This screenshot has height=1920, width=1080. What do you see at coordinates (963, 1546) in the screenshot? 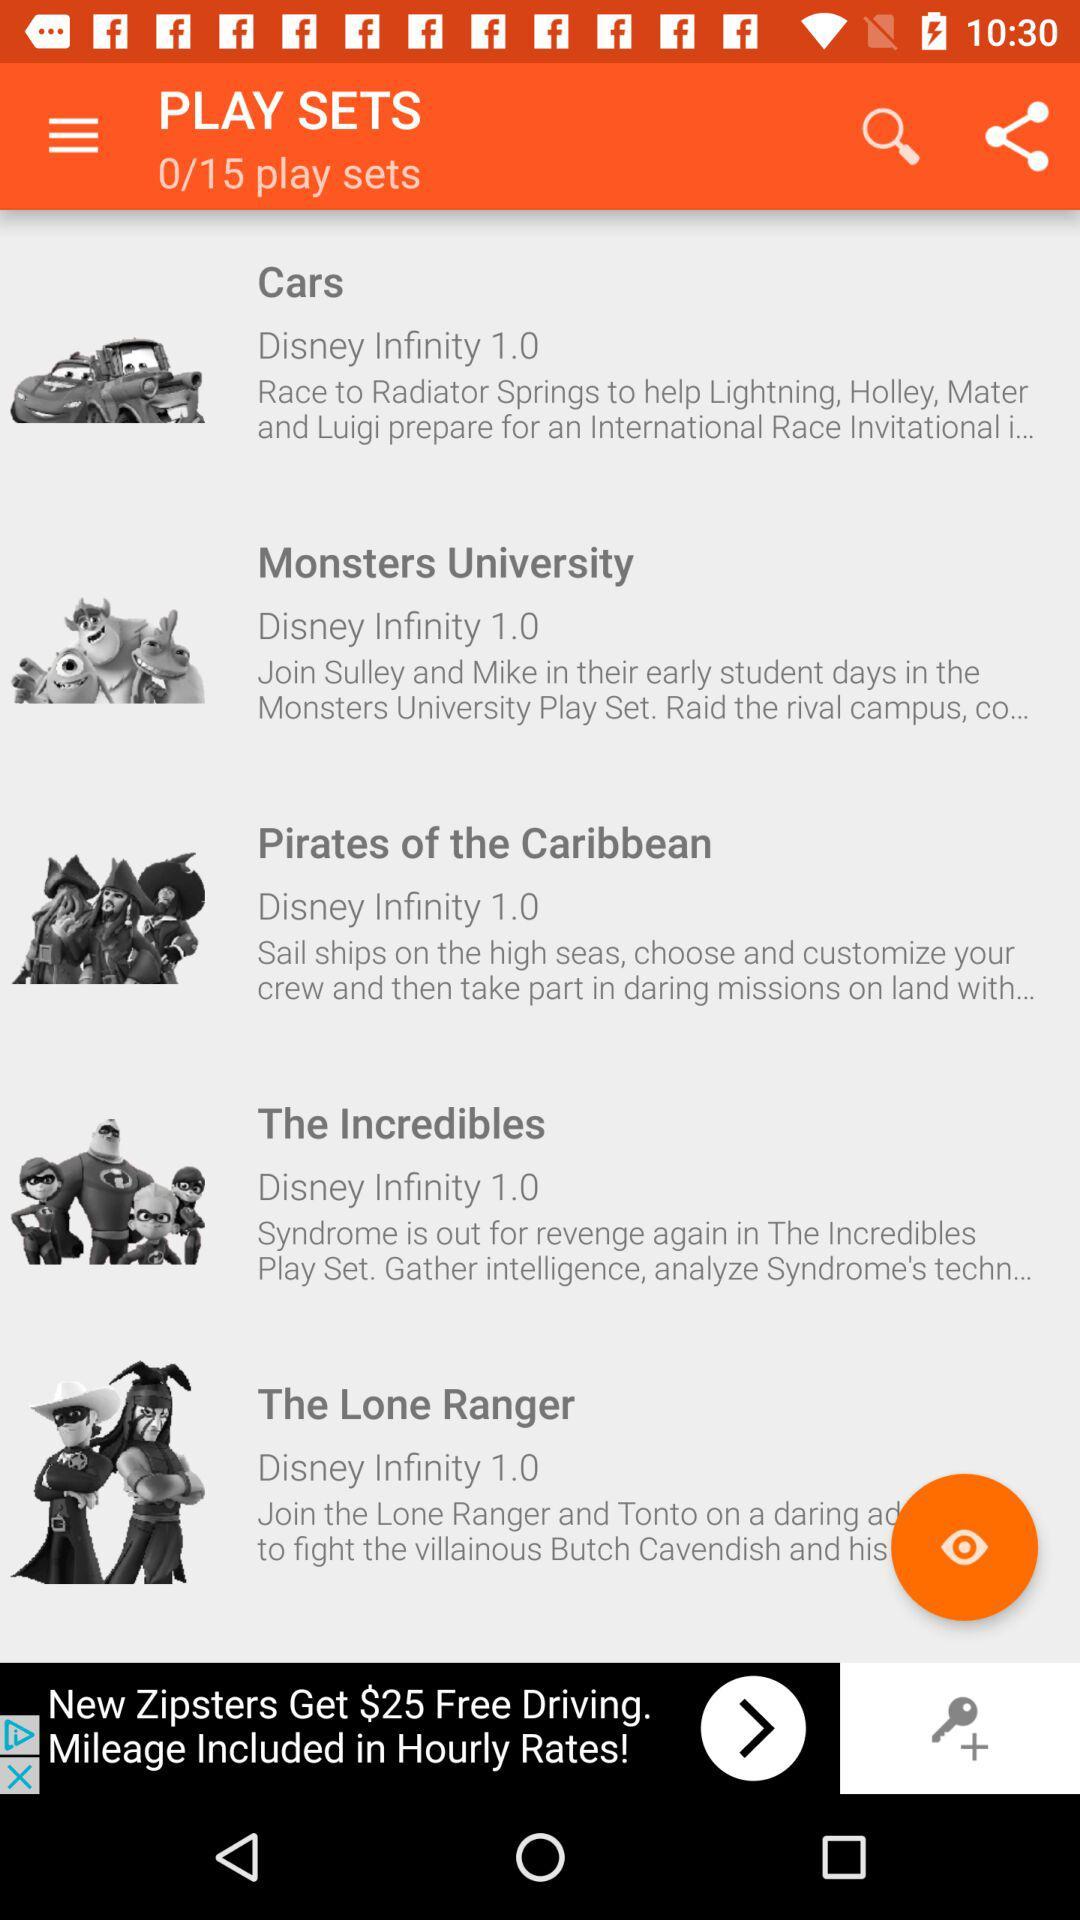
I see `articles` at bounding box center [963, 1546].